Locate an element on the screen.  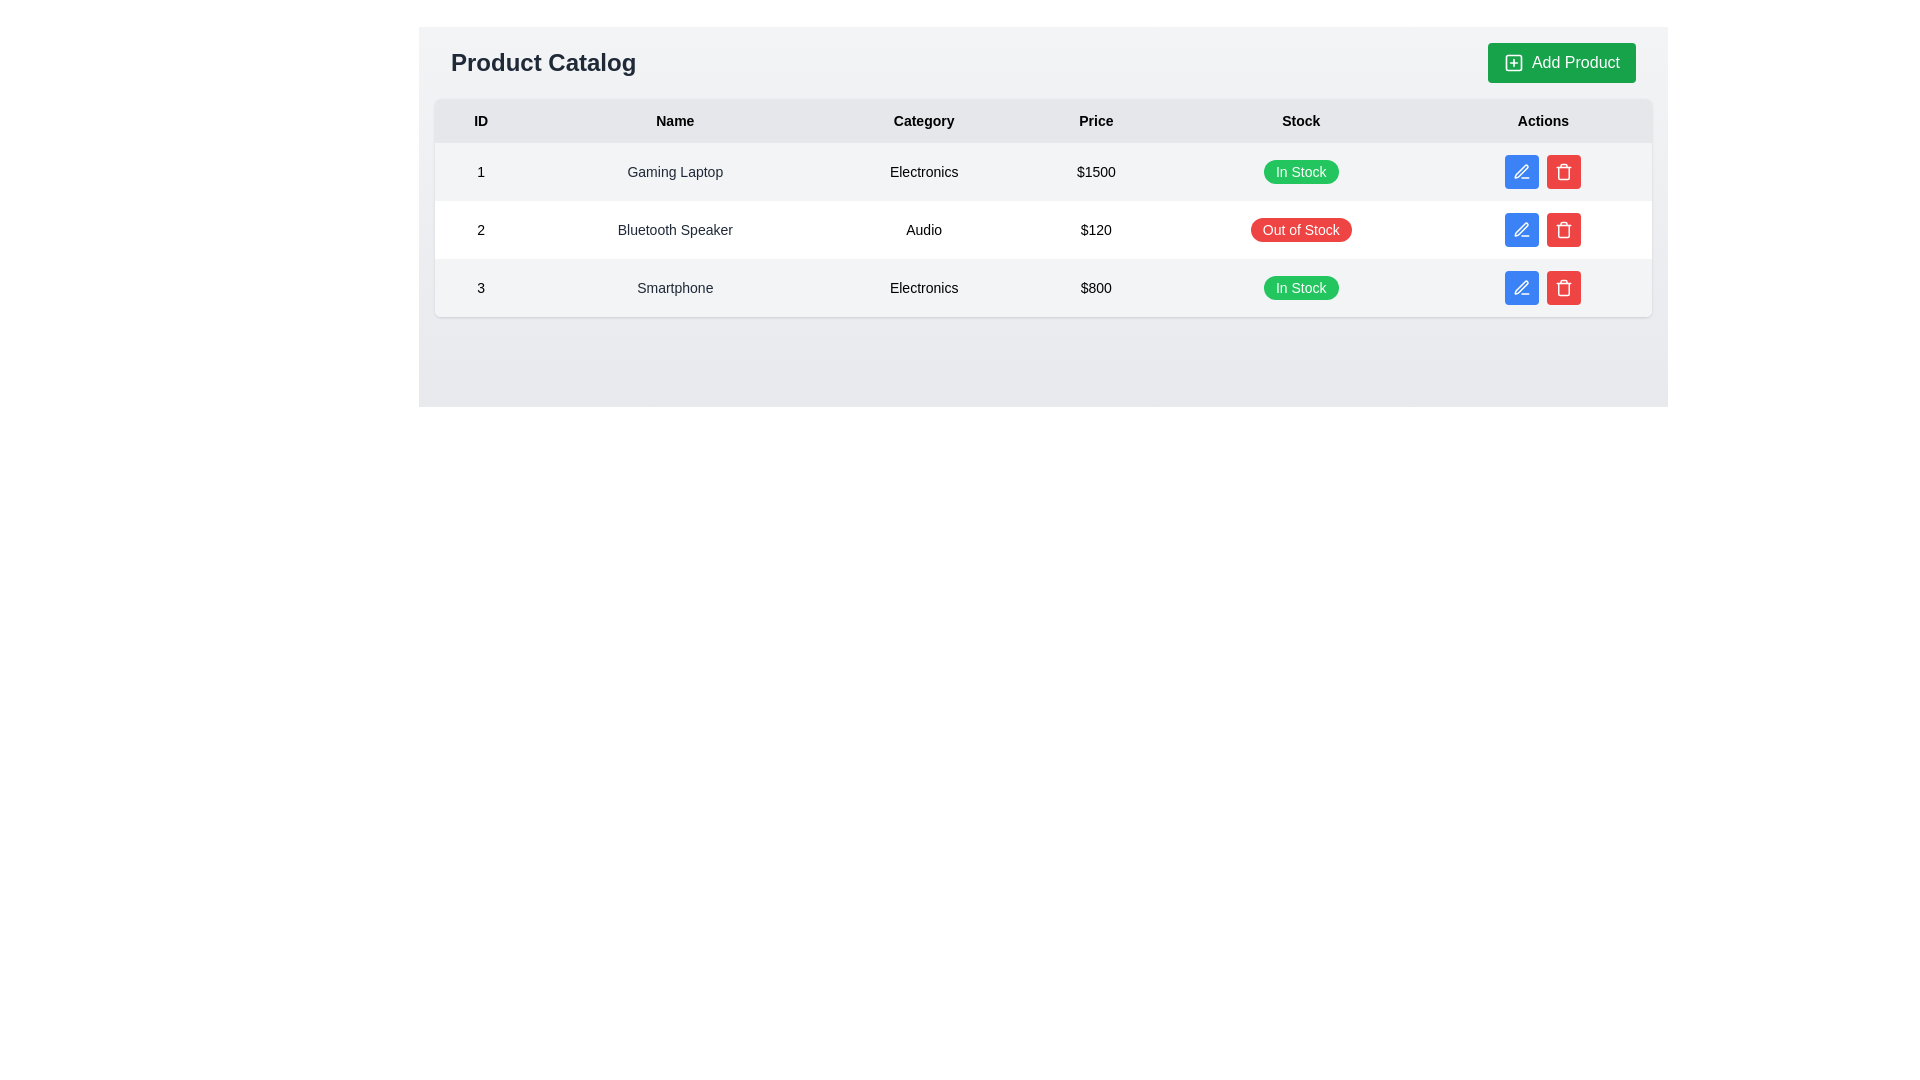
the 'In Stock' badge, which is a small, rounded rectangular indicator with white text on a green background, located in the 'Stock' column of the table for the product 'Gaming Laptop' is located at coordinates (1301, 171).